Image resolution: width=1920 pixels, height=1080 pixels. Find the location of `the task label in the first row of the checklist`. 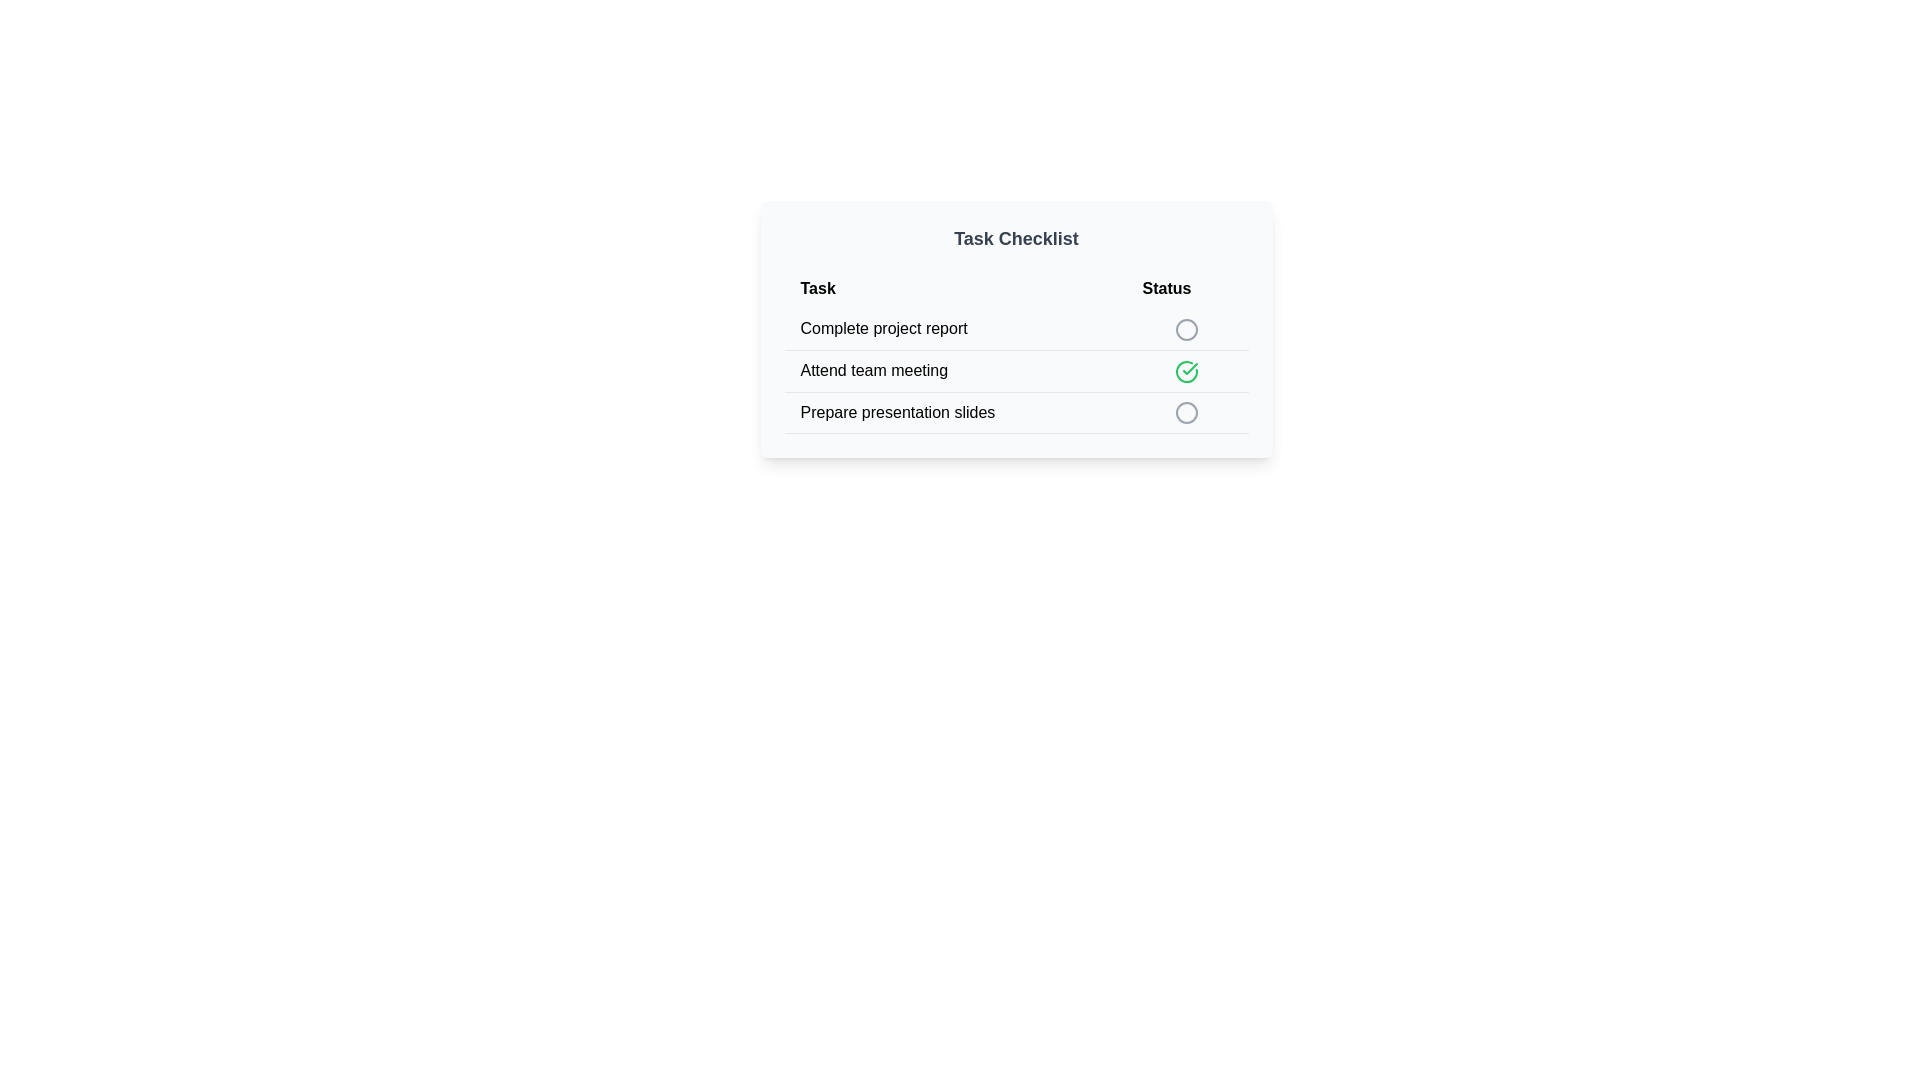

the task label in the first row of the checklist is located at coordinates (954, 328).